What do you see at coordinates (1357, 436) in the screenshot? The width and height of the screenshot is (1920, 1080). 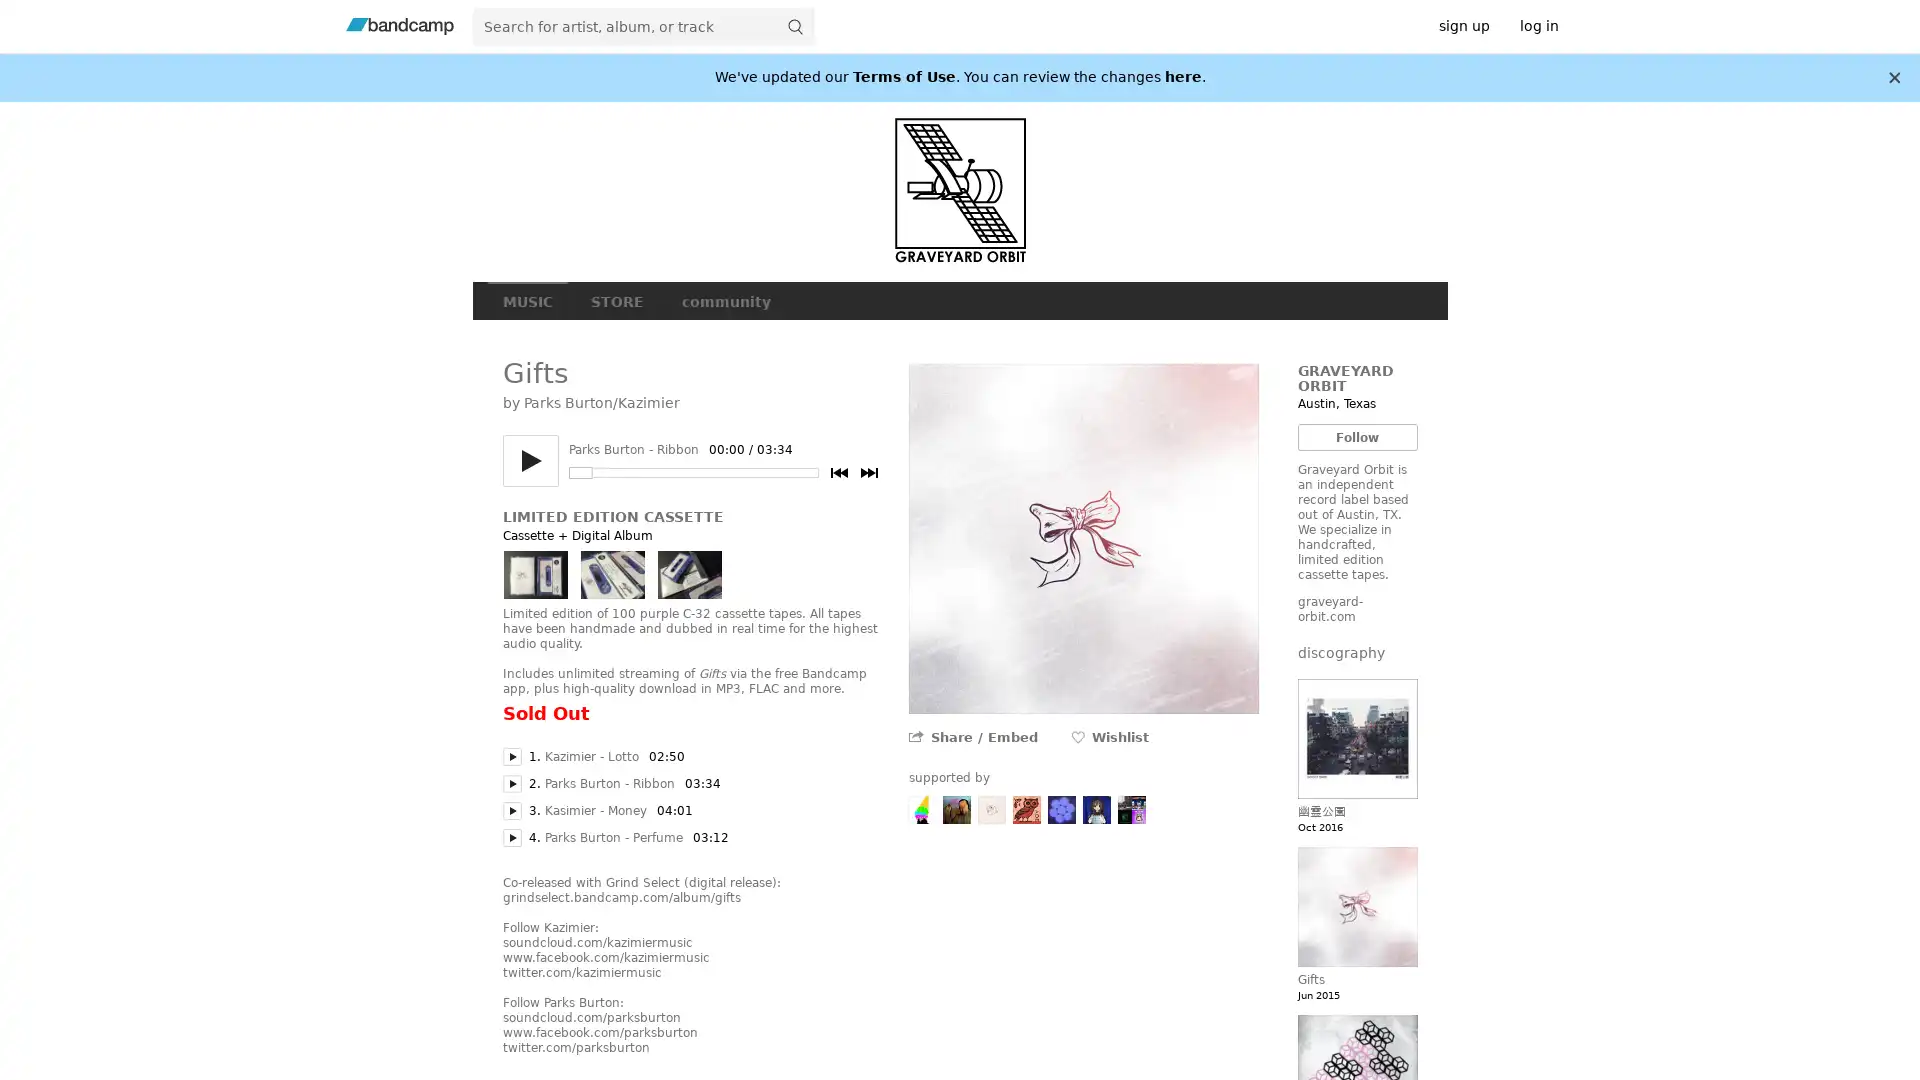 I see `Follow` at bounding box center [1357, 436].